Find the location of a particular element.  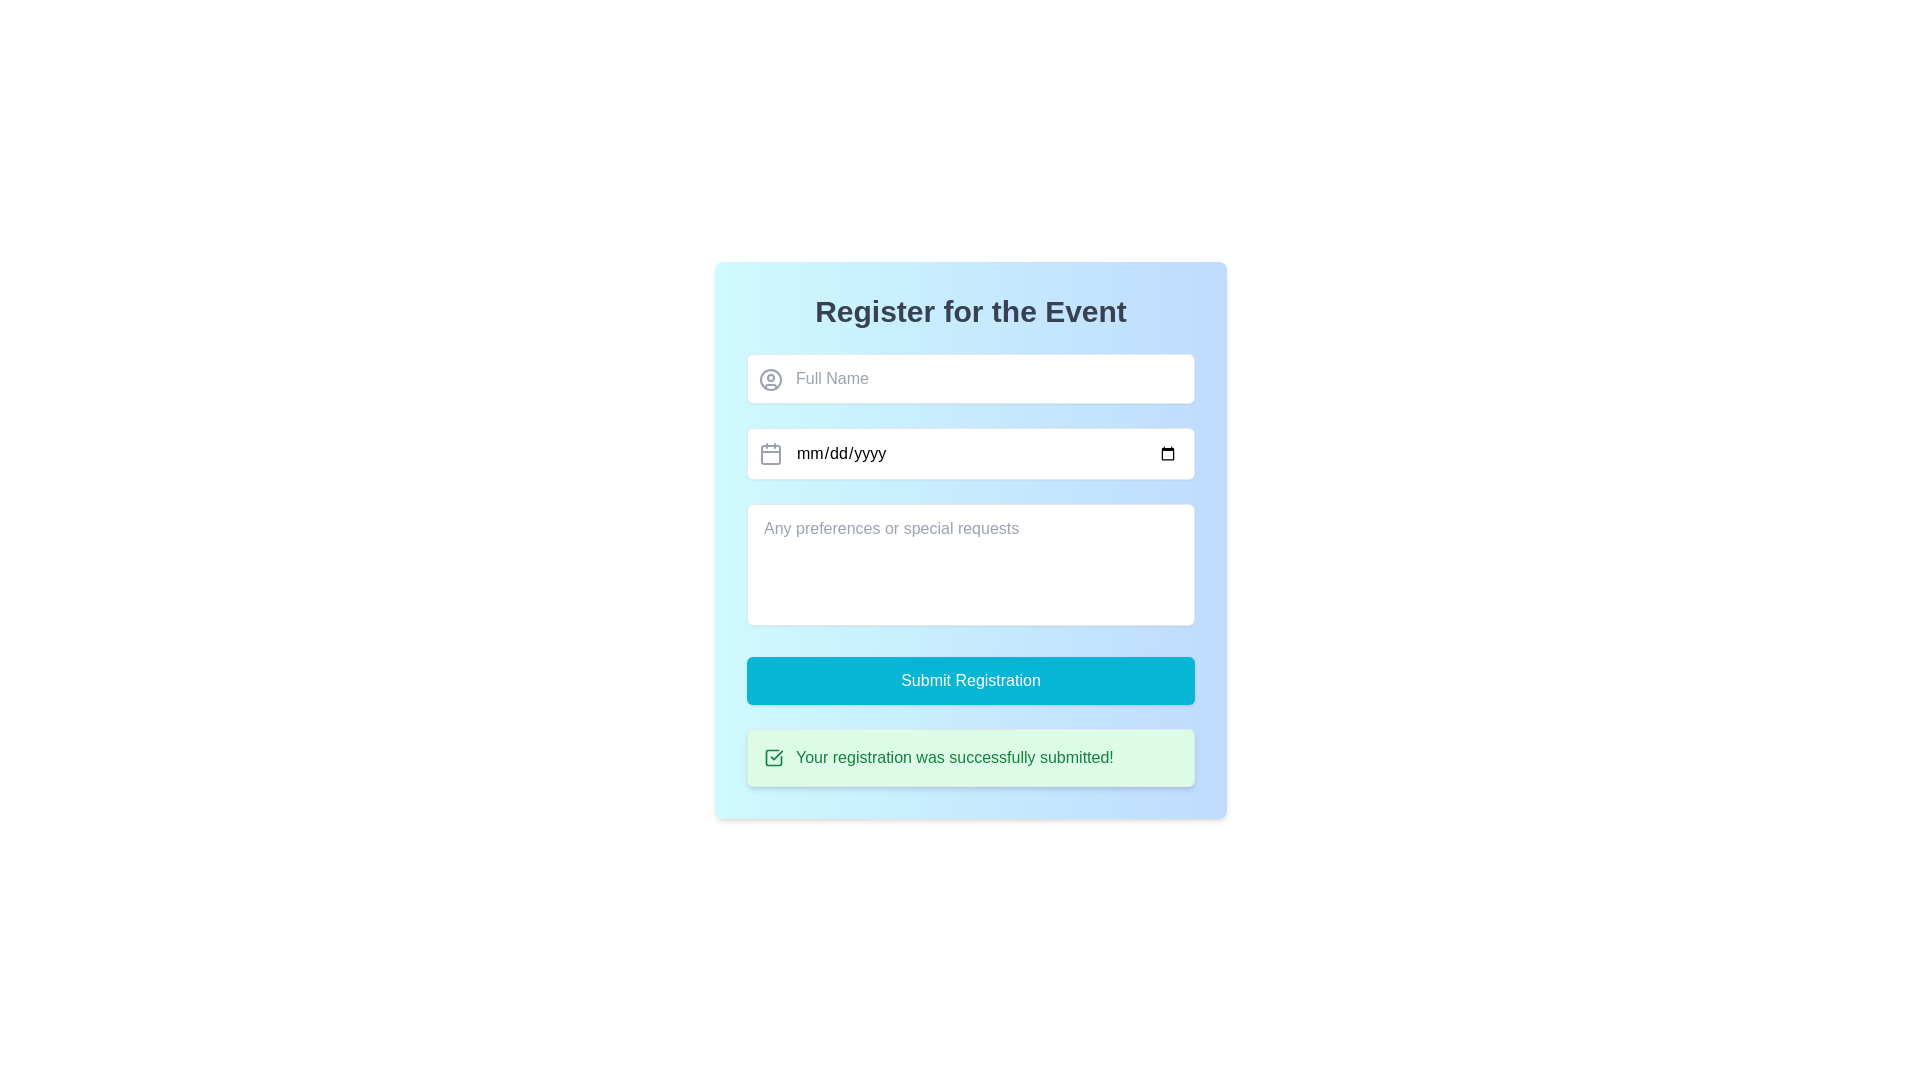

the date selection icon located on the left side of the date input field, near its top-left corner is located at coordinates (770, 454).